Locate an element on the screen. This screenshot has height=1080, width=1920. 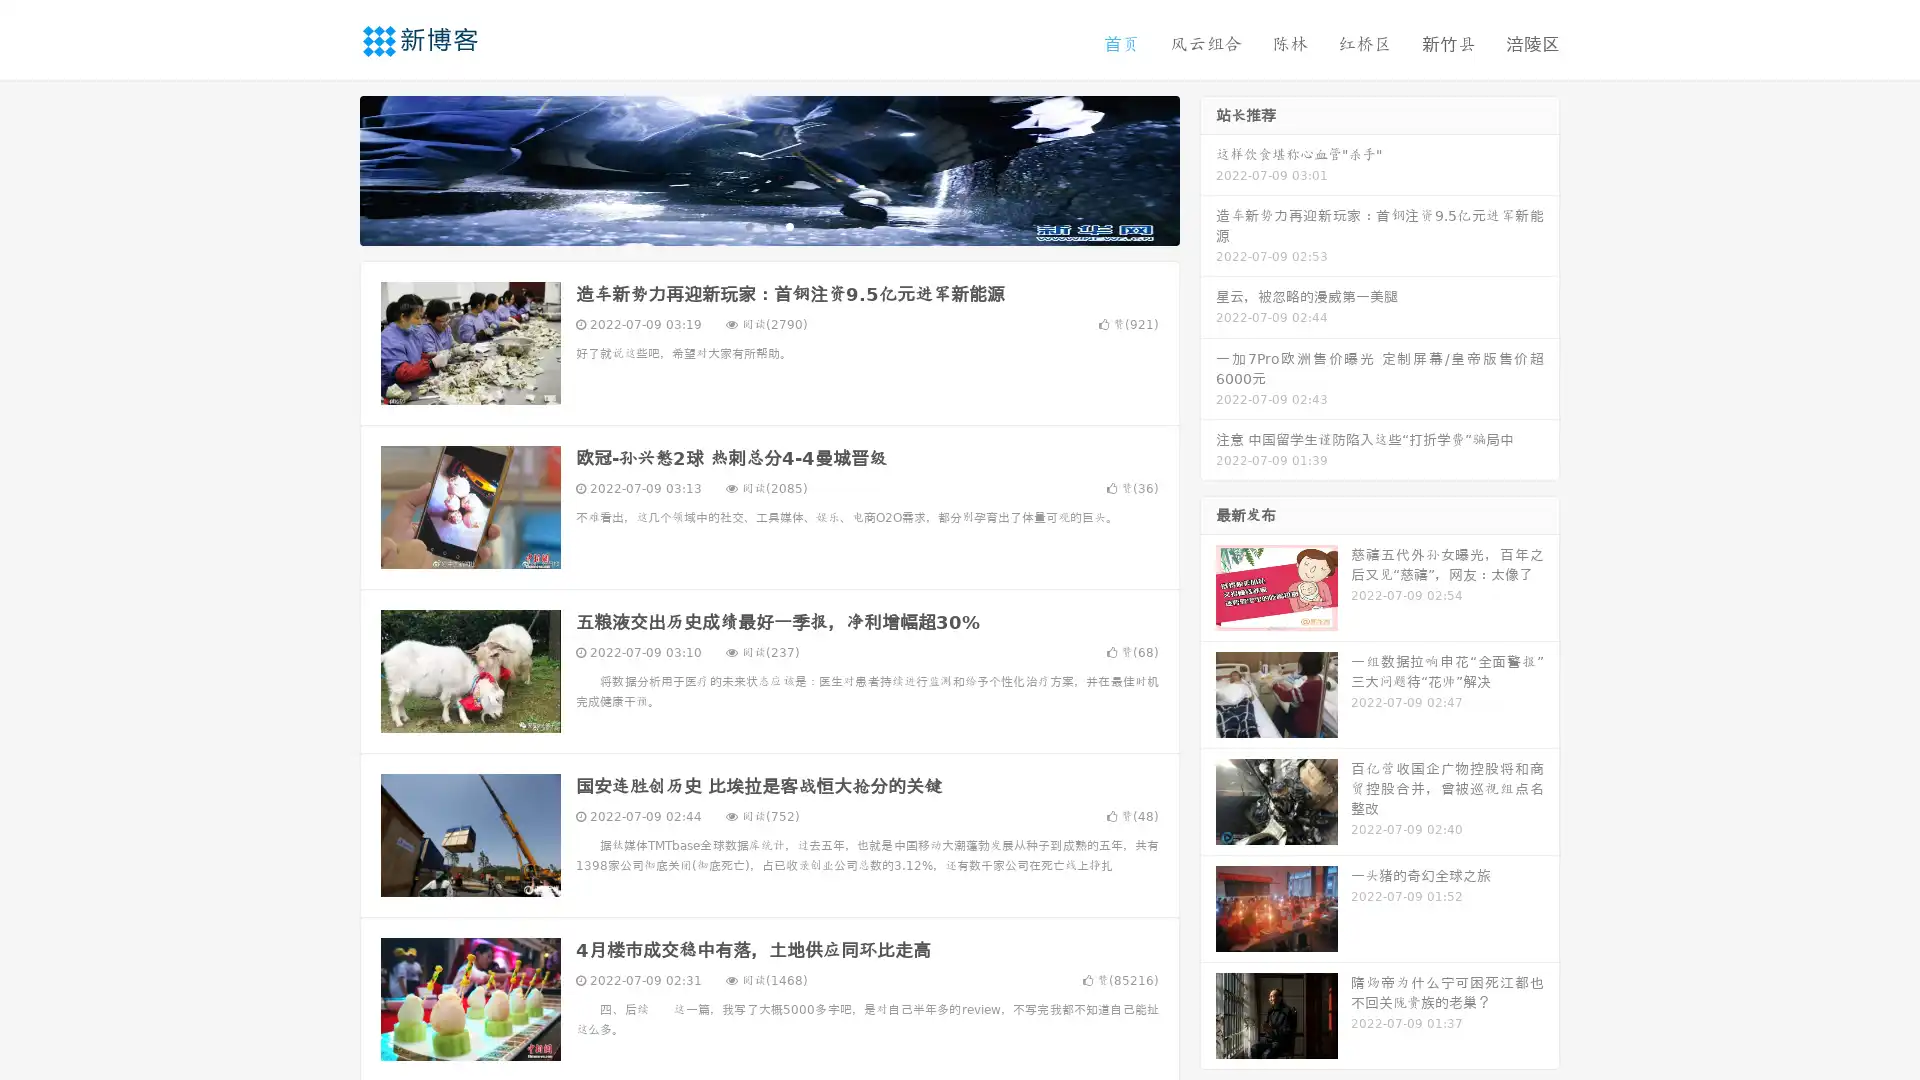
Go to slide 3 is located at coordinates (789, 225).